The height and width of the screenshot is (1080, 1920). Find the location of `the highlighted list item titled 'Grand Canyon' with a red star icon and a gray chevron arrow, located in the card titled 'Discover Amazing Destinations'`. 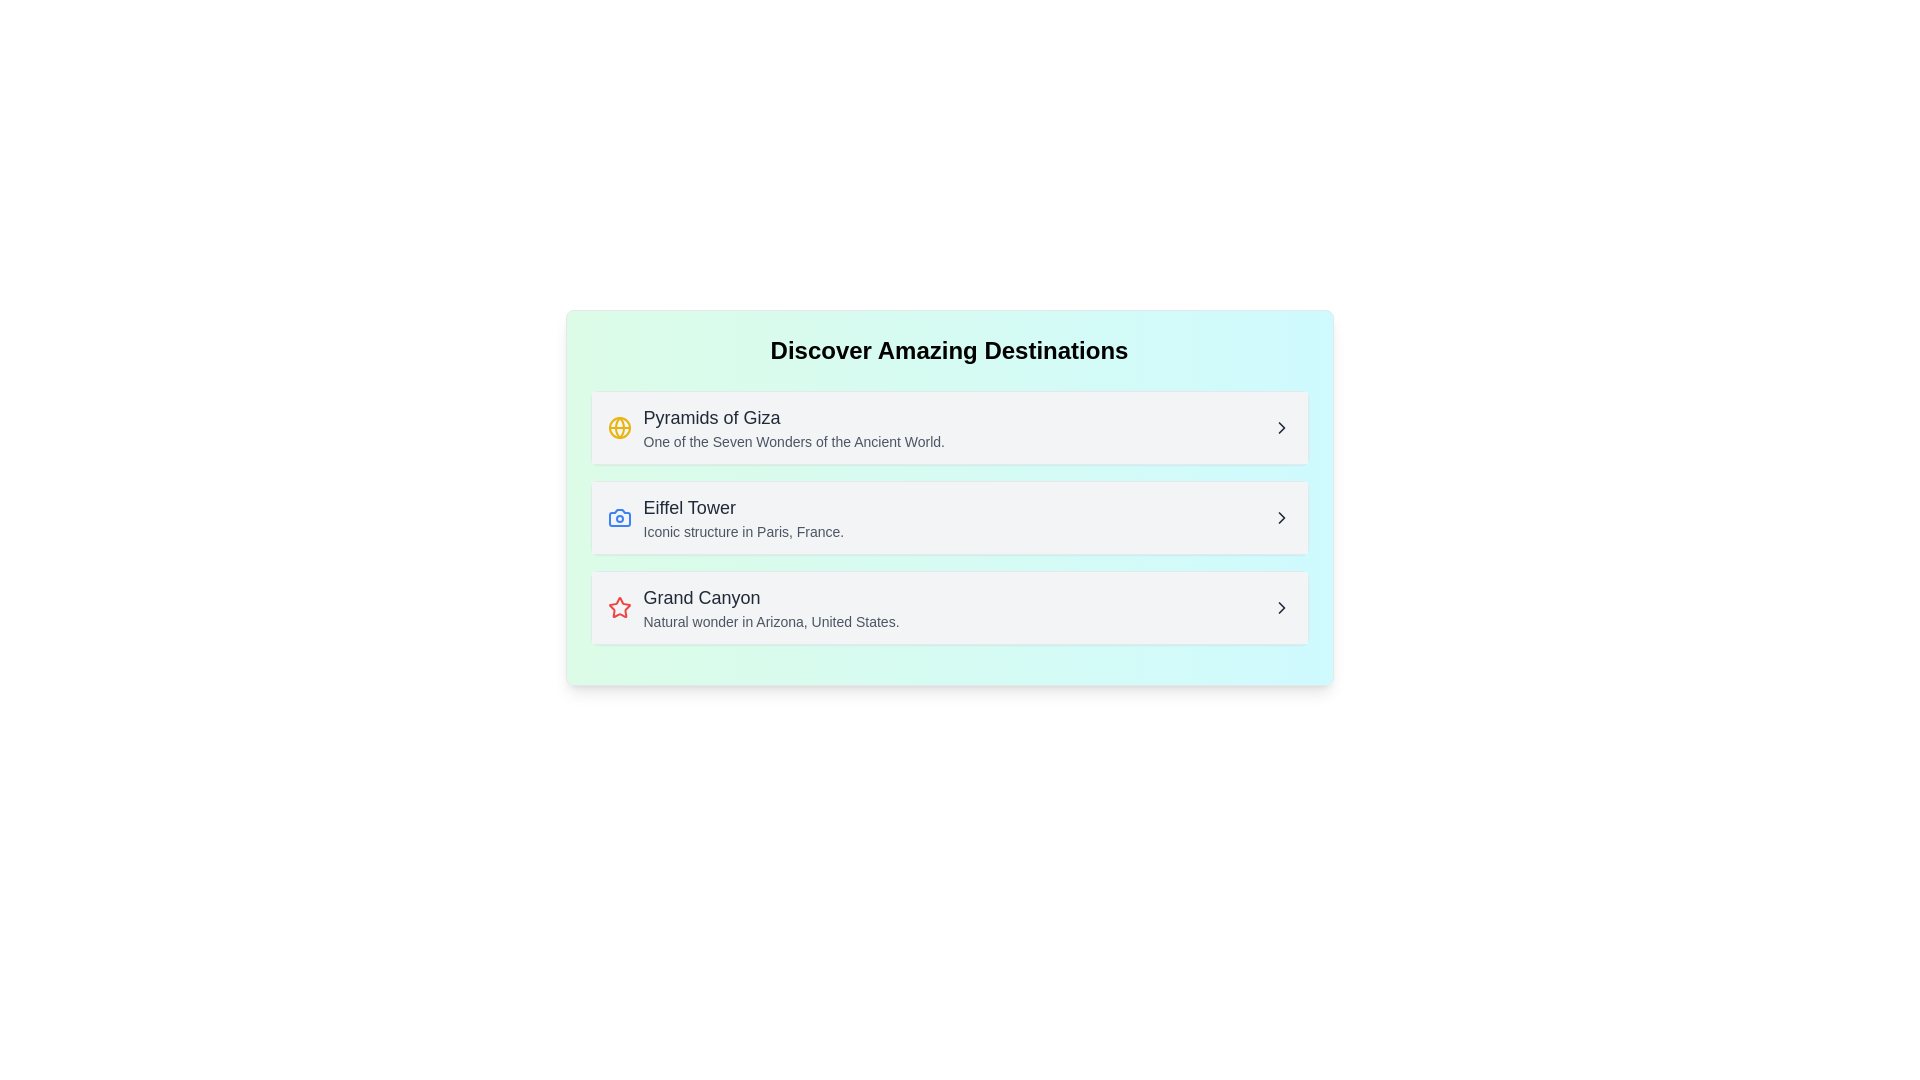

the highlighted list item titled 'Grand Canyon' with a red star icon and a gray chevron arrow, located in the card titled 'Discover Amazing Destinations' is located at coordinates (948, 607).